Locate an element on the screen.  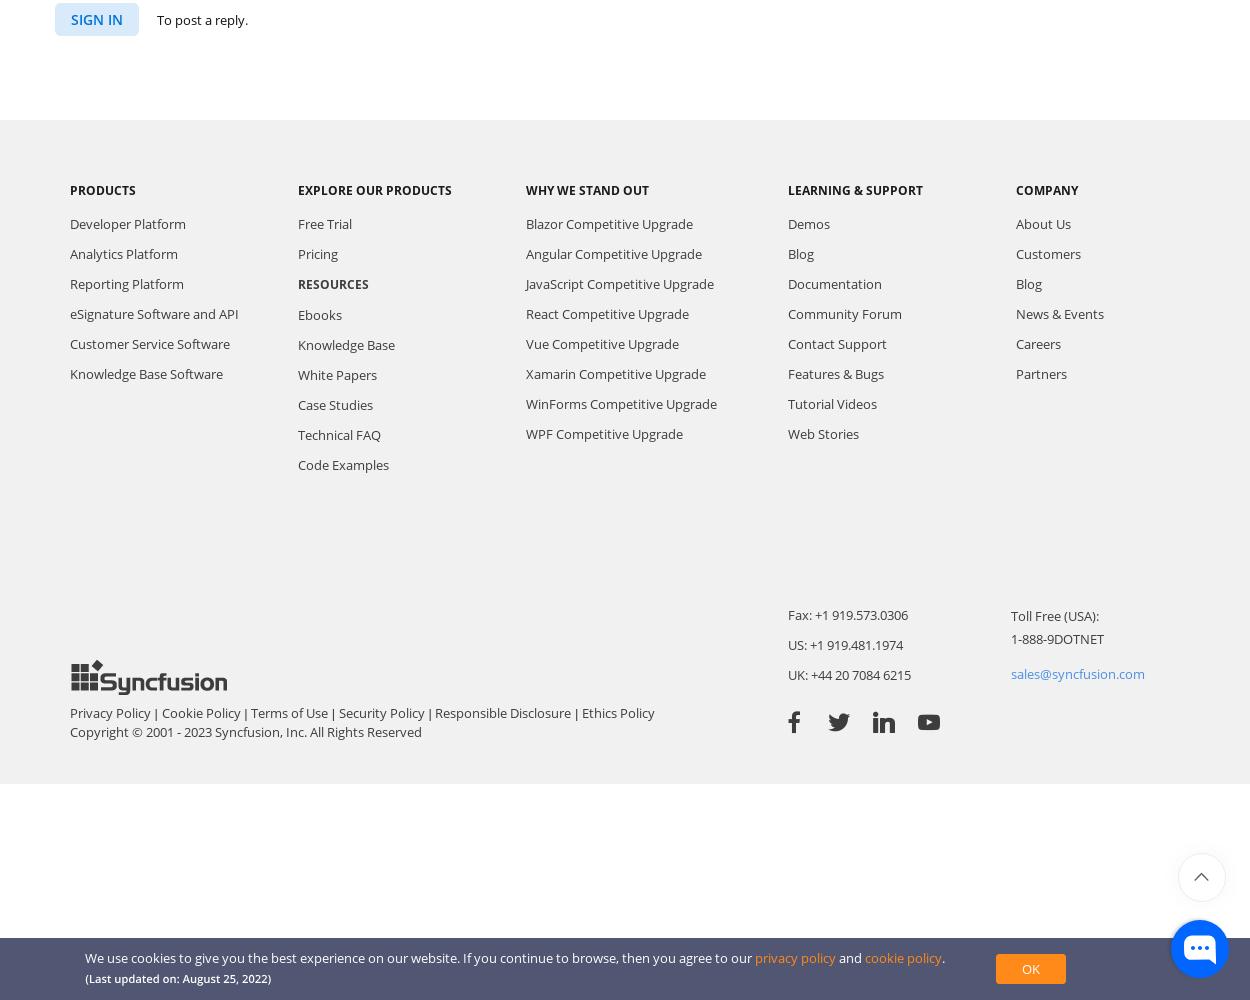
'1-888-9DOTNET' is located at coordinates (1056, 639).